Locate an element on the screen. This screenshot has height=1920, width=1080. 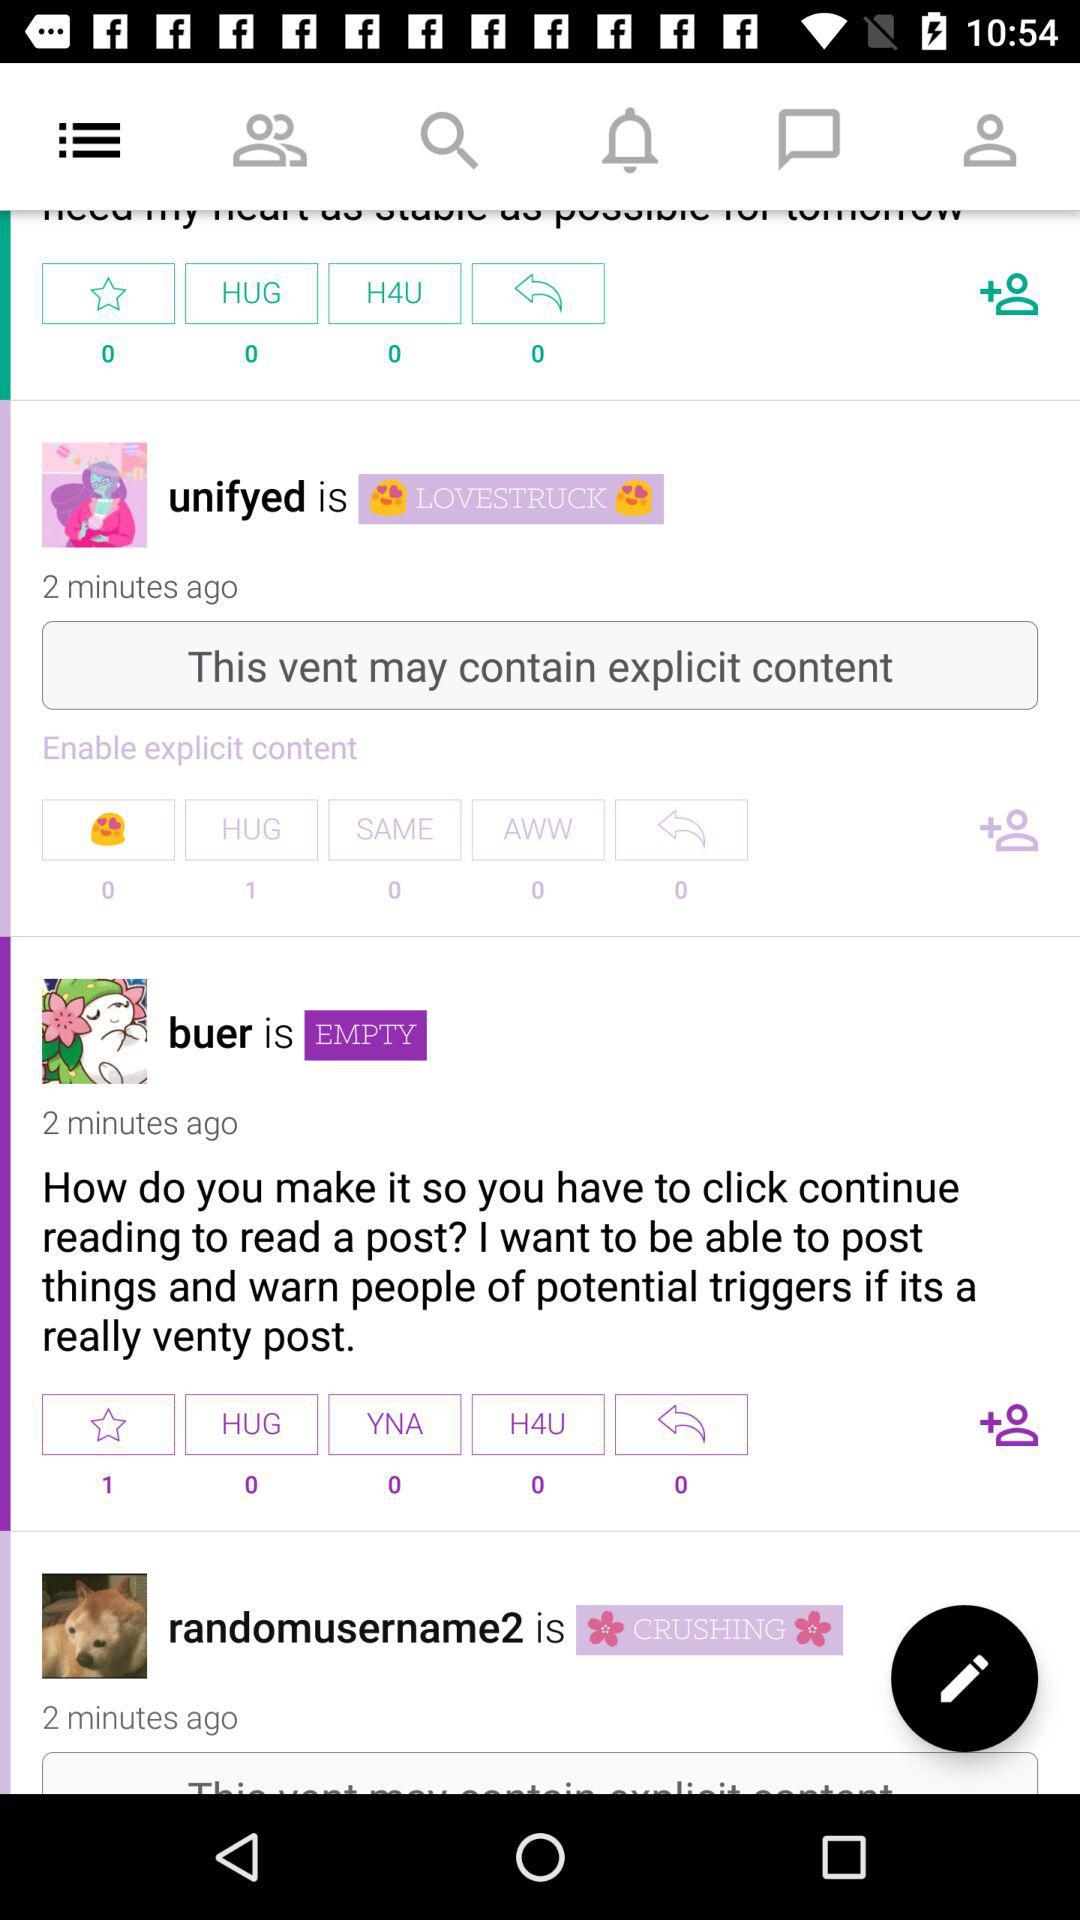
the number below the star icon which is at the bottom is located at coordinates (108, 1492).